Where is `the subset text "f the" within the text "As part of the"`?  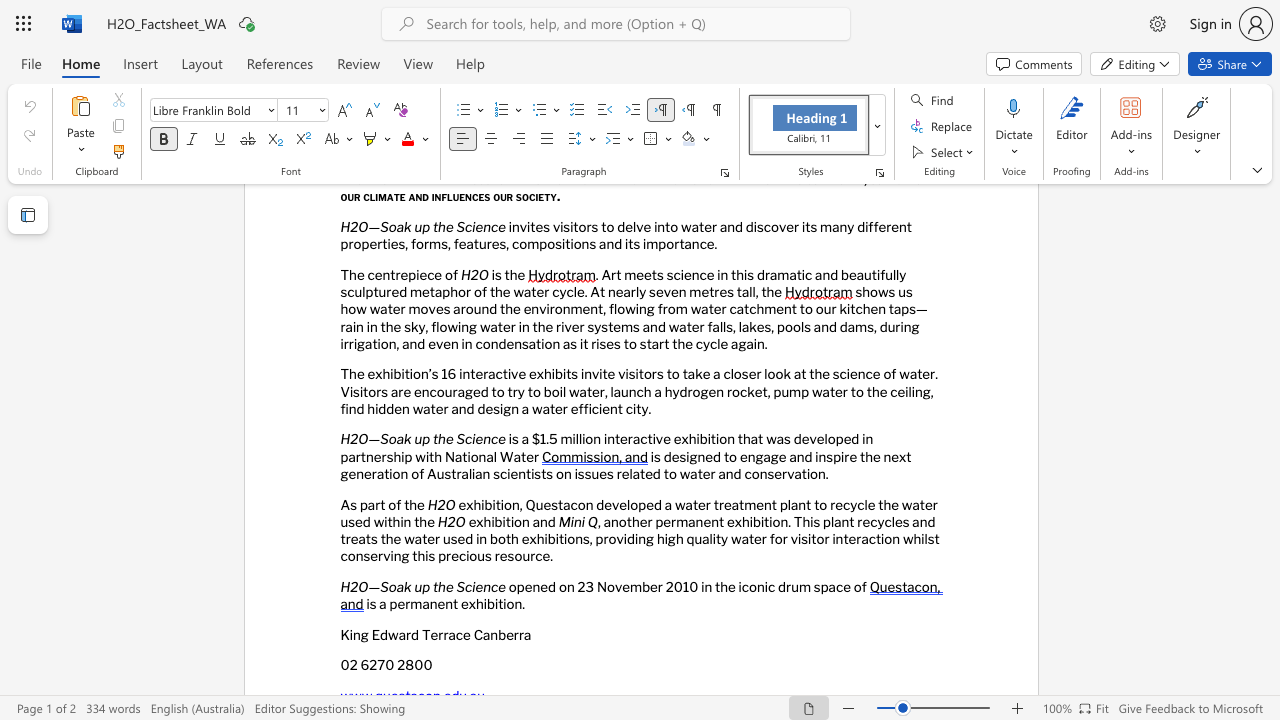 the subset text "f the" within the text "As part of the" is located at coordinates (396, 503).